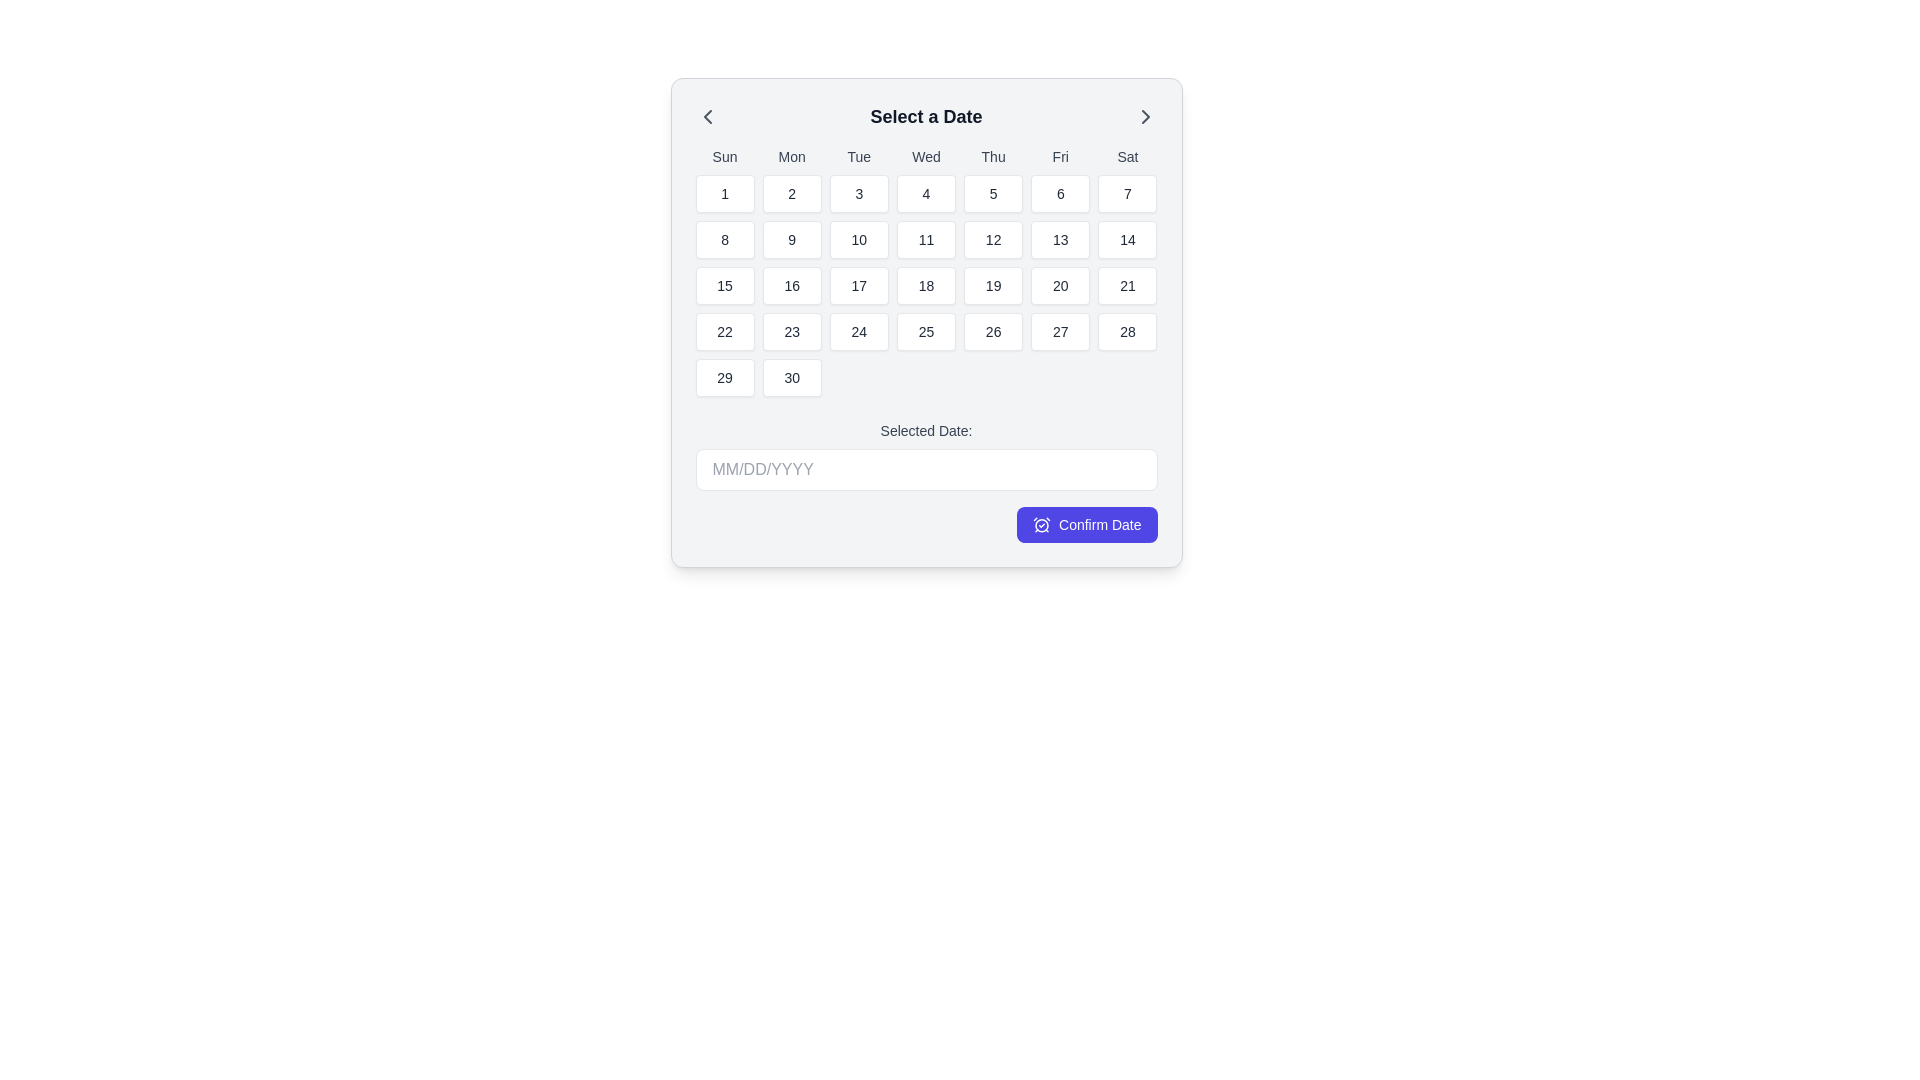 The width and height of the screenshot is (1920, 1080). Describe the element at coordinates (1040, 524) in the screenshot. I see `the circular graphical icon that visually reinforces the confirm button for the selected date in the calendar selection dialog box` at that location.